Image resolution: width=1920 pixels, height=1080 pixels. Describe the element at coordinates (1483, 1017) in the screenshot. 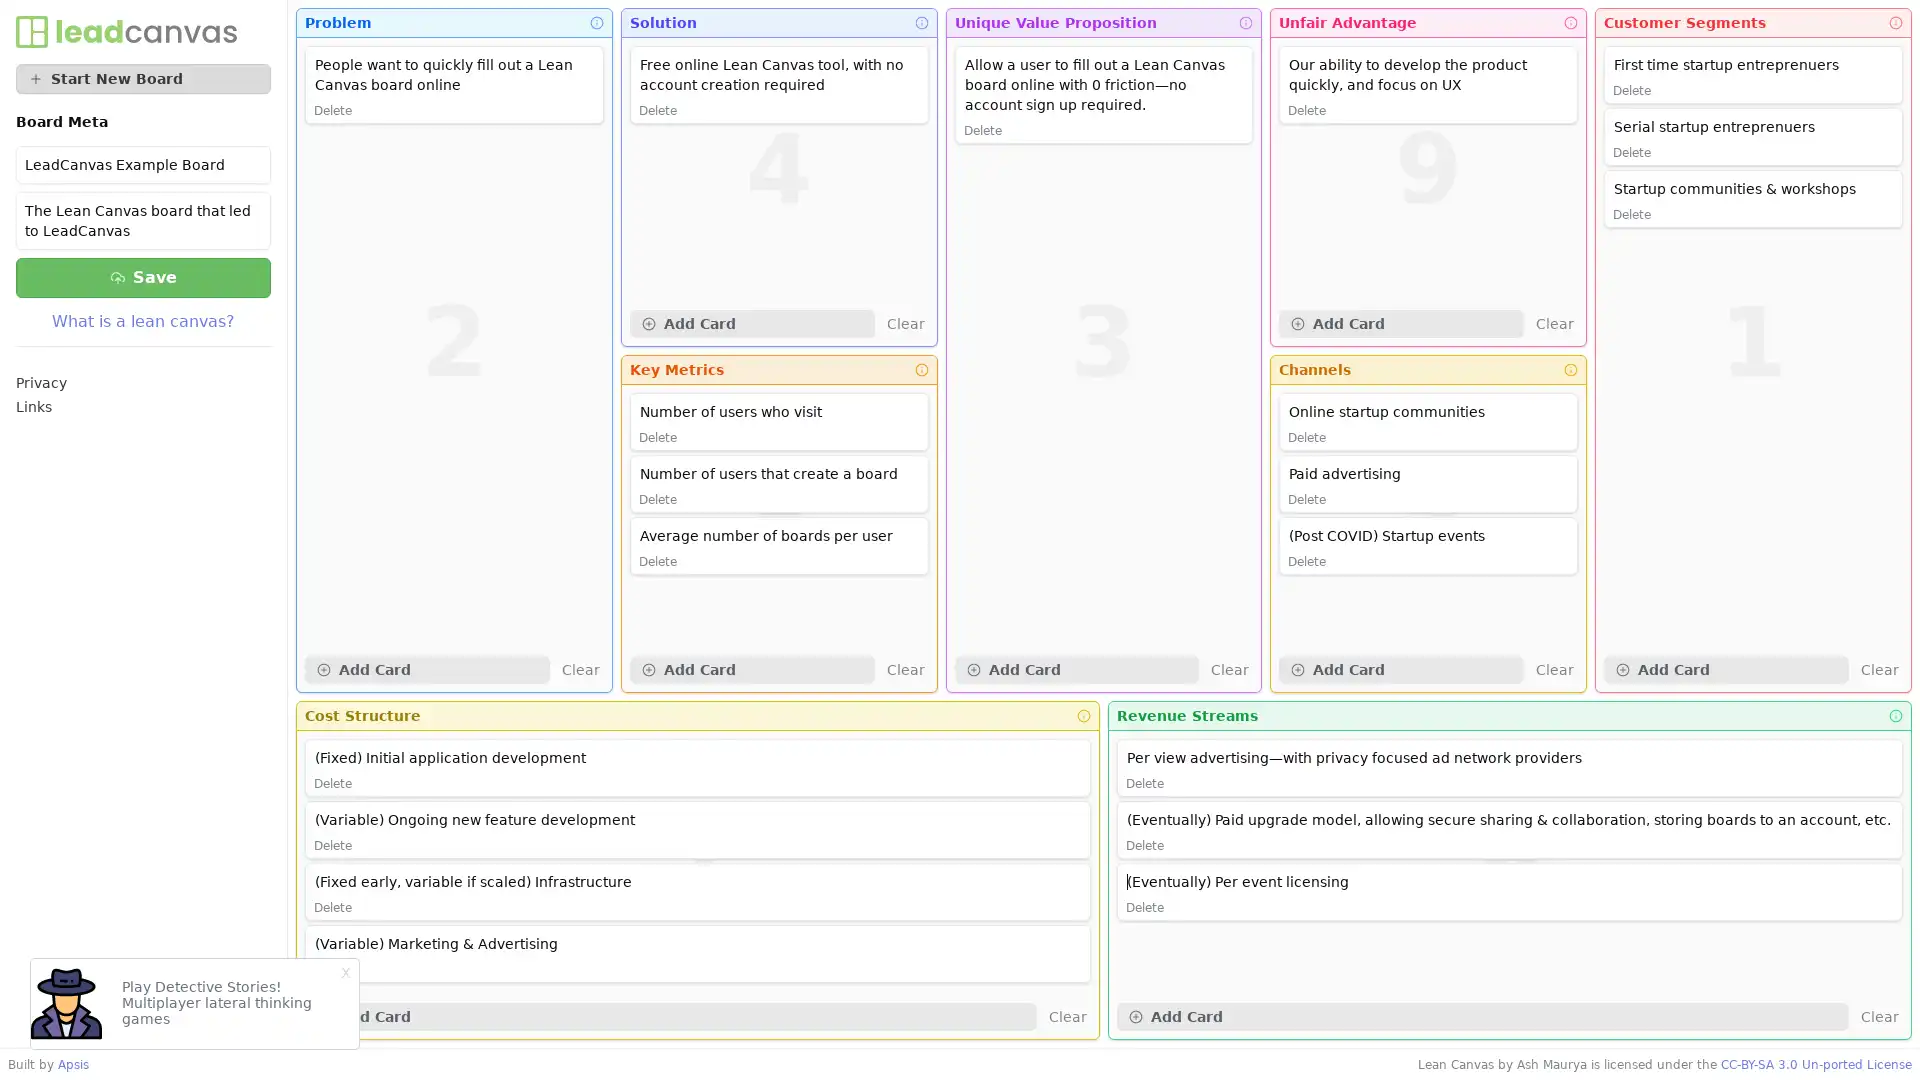

I see `Add Card` at that location.